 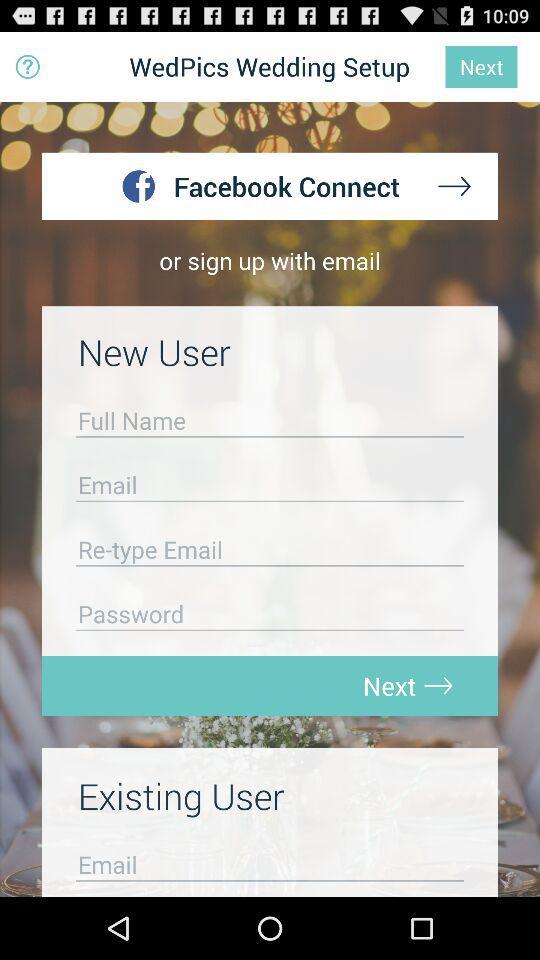 I want to click on password, so click(x=270, y=618).